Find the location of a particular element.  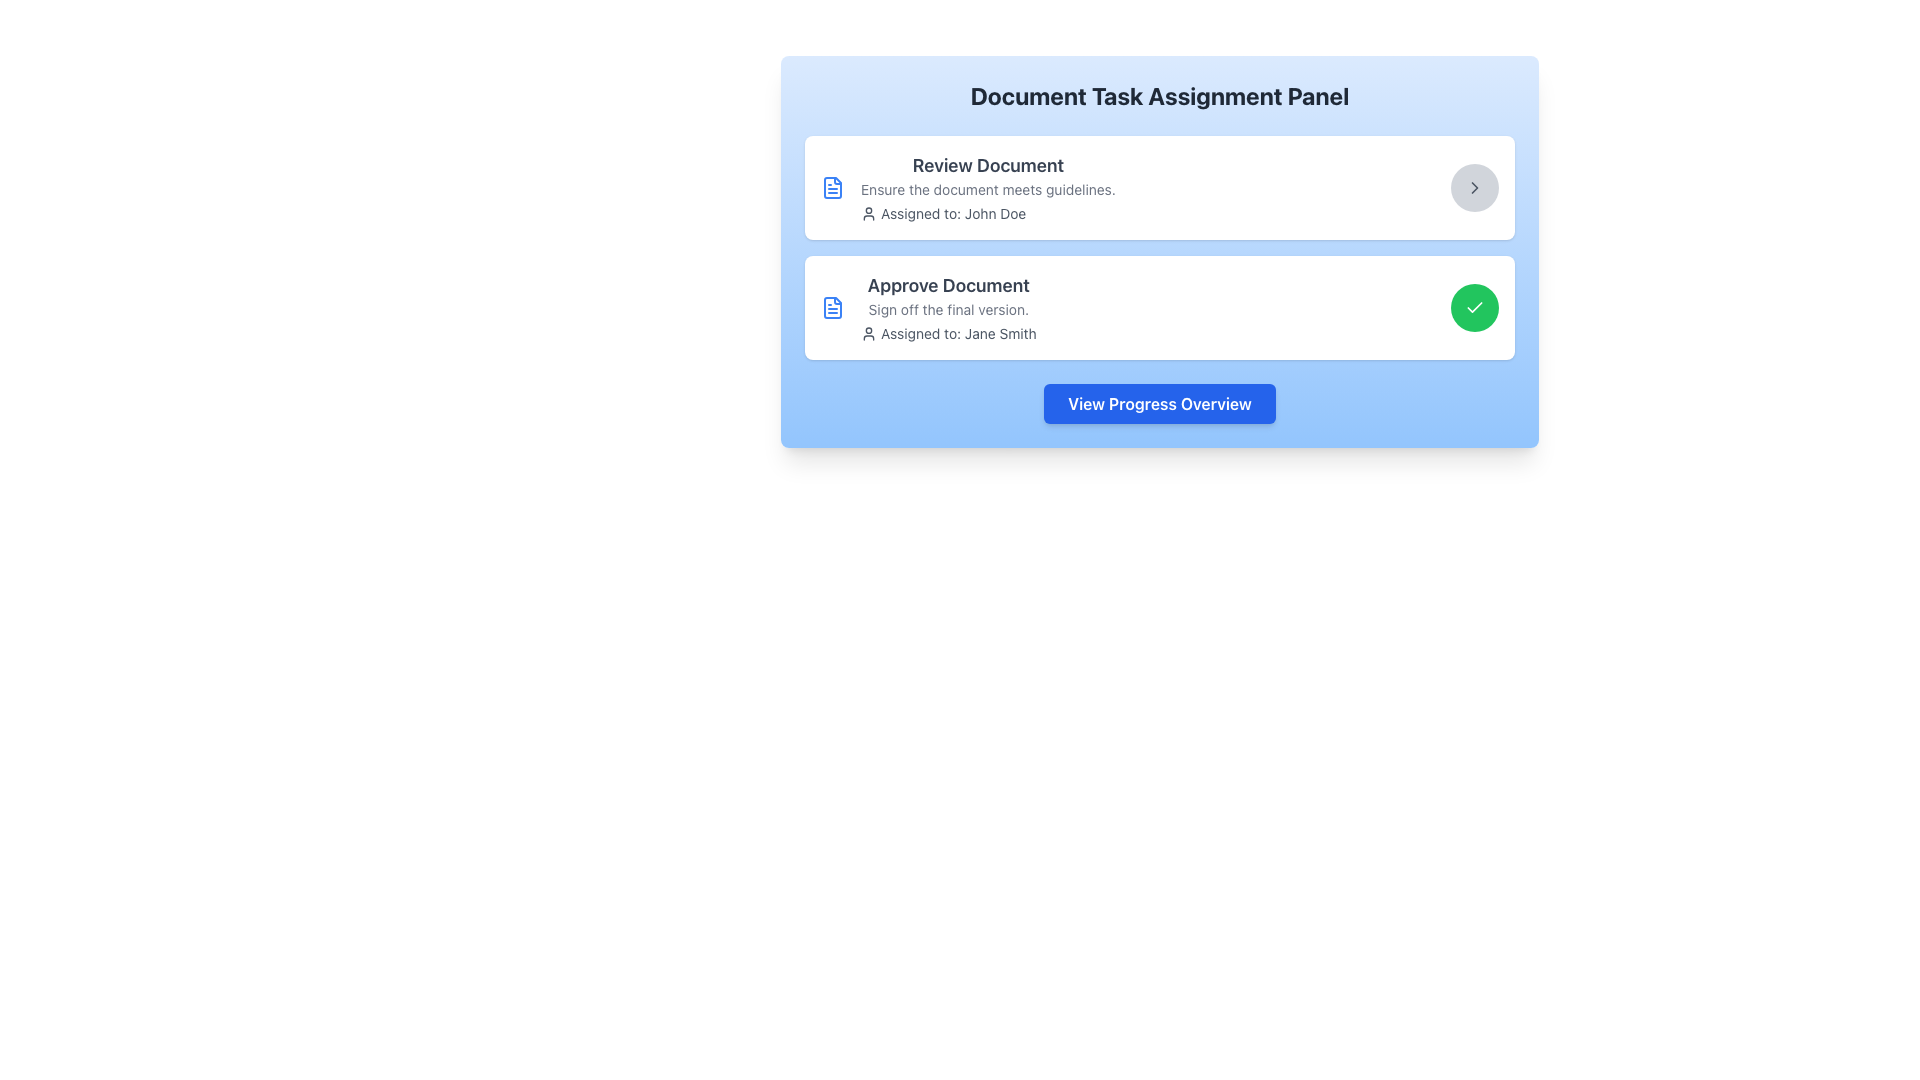

the assigned person indicated in the 'Approve Document' text block, which displays the details 'Assigned to: Jane Smith' is located at coordinates (947, 308).